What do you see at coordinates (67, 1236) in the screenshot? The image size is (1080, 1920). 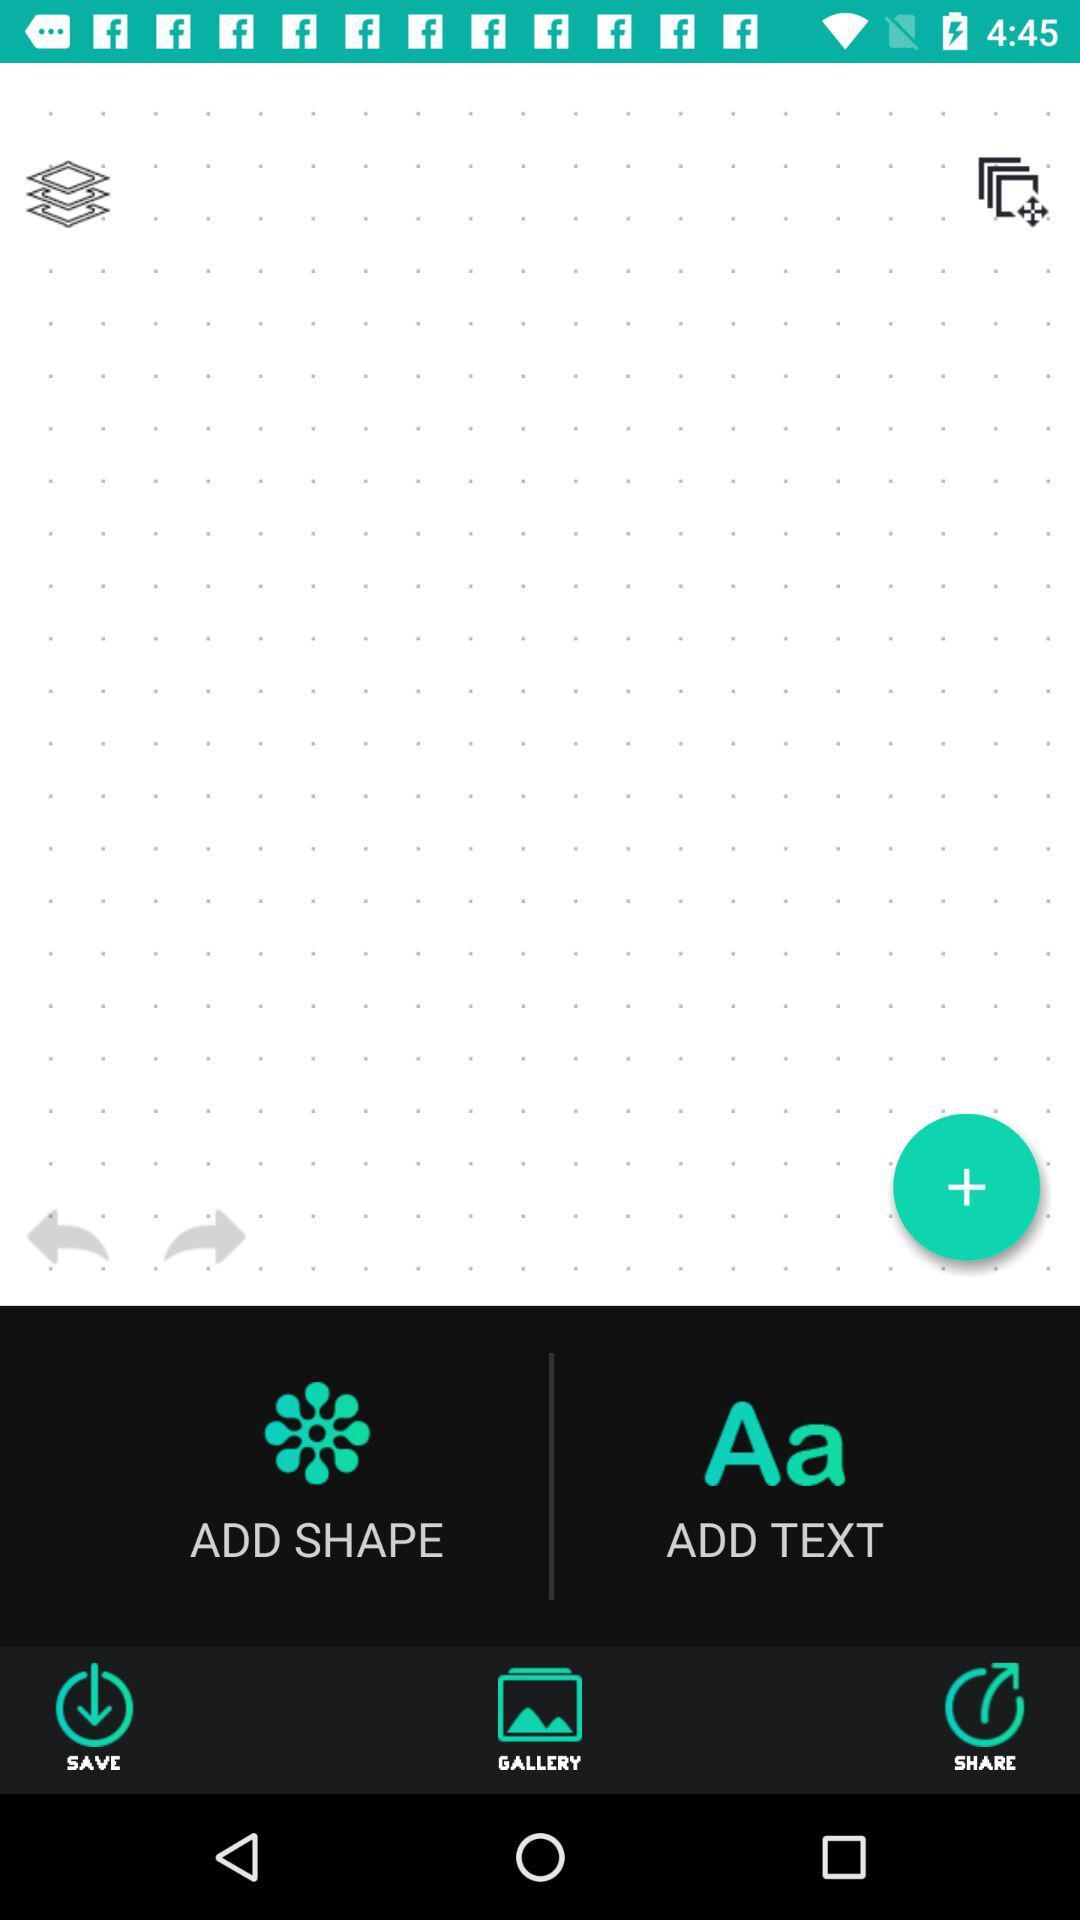 I see `undo` at bounding box center [67, 1236].